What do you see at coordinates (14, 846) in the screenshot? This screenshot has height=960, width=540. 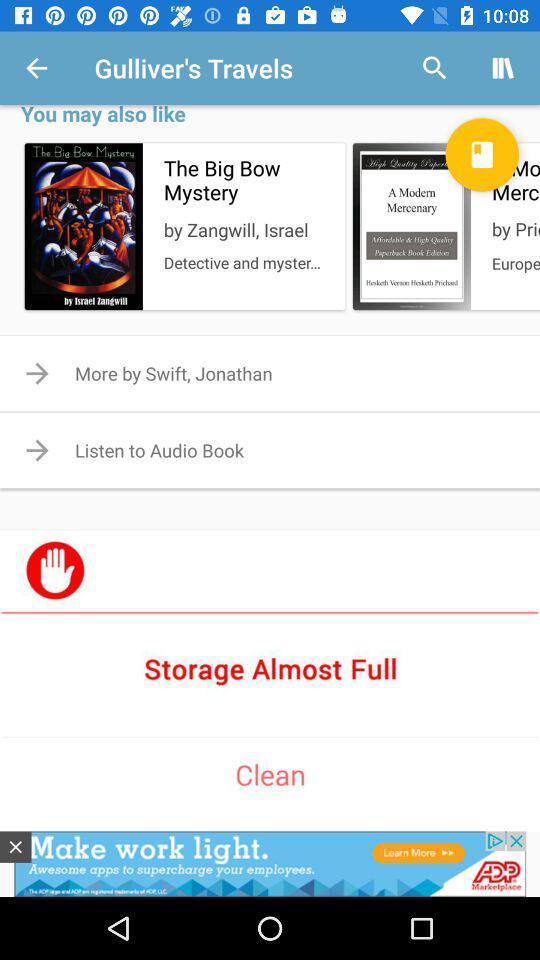 I see `advertisement` at bounding box center [14, 846].